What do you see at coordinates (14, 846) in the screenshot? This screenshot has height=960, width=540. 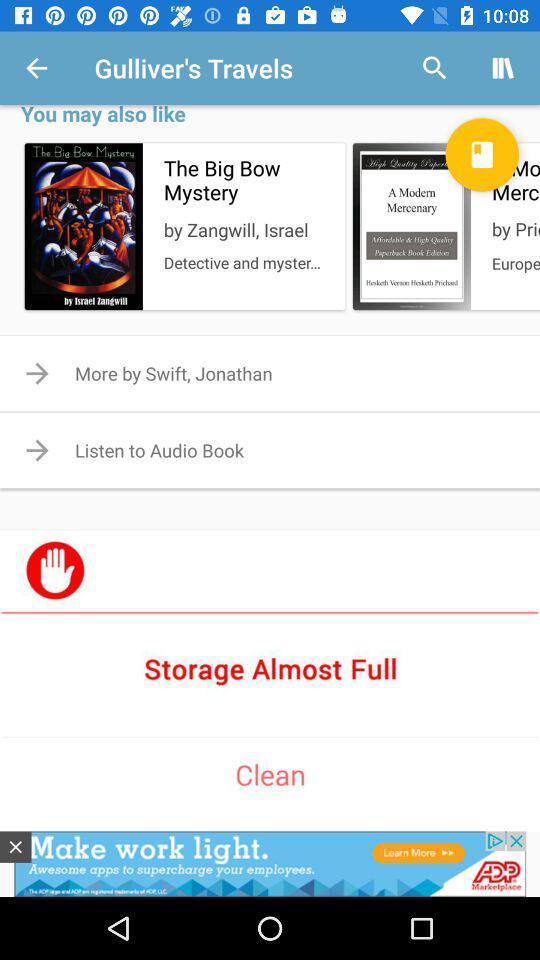 I see `advertisement` at bounding box center [14, 846].